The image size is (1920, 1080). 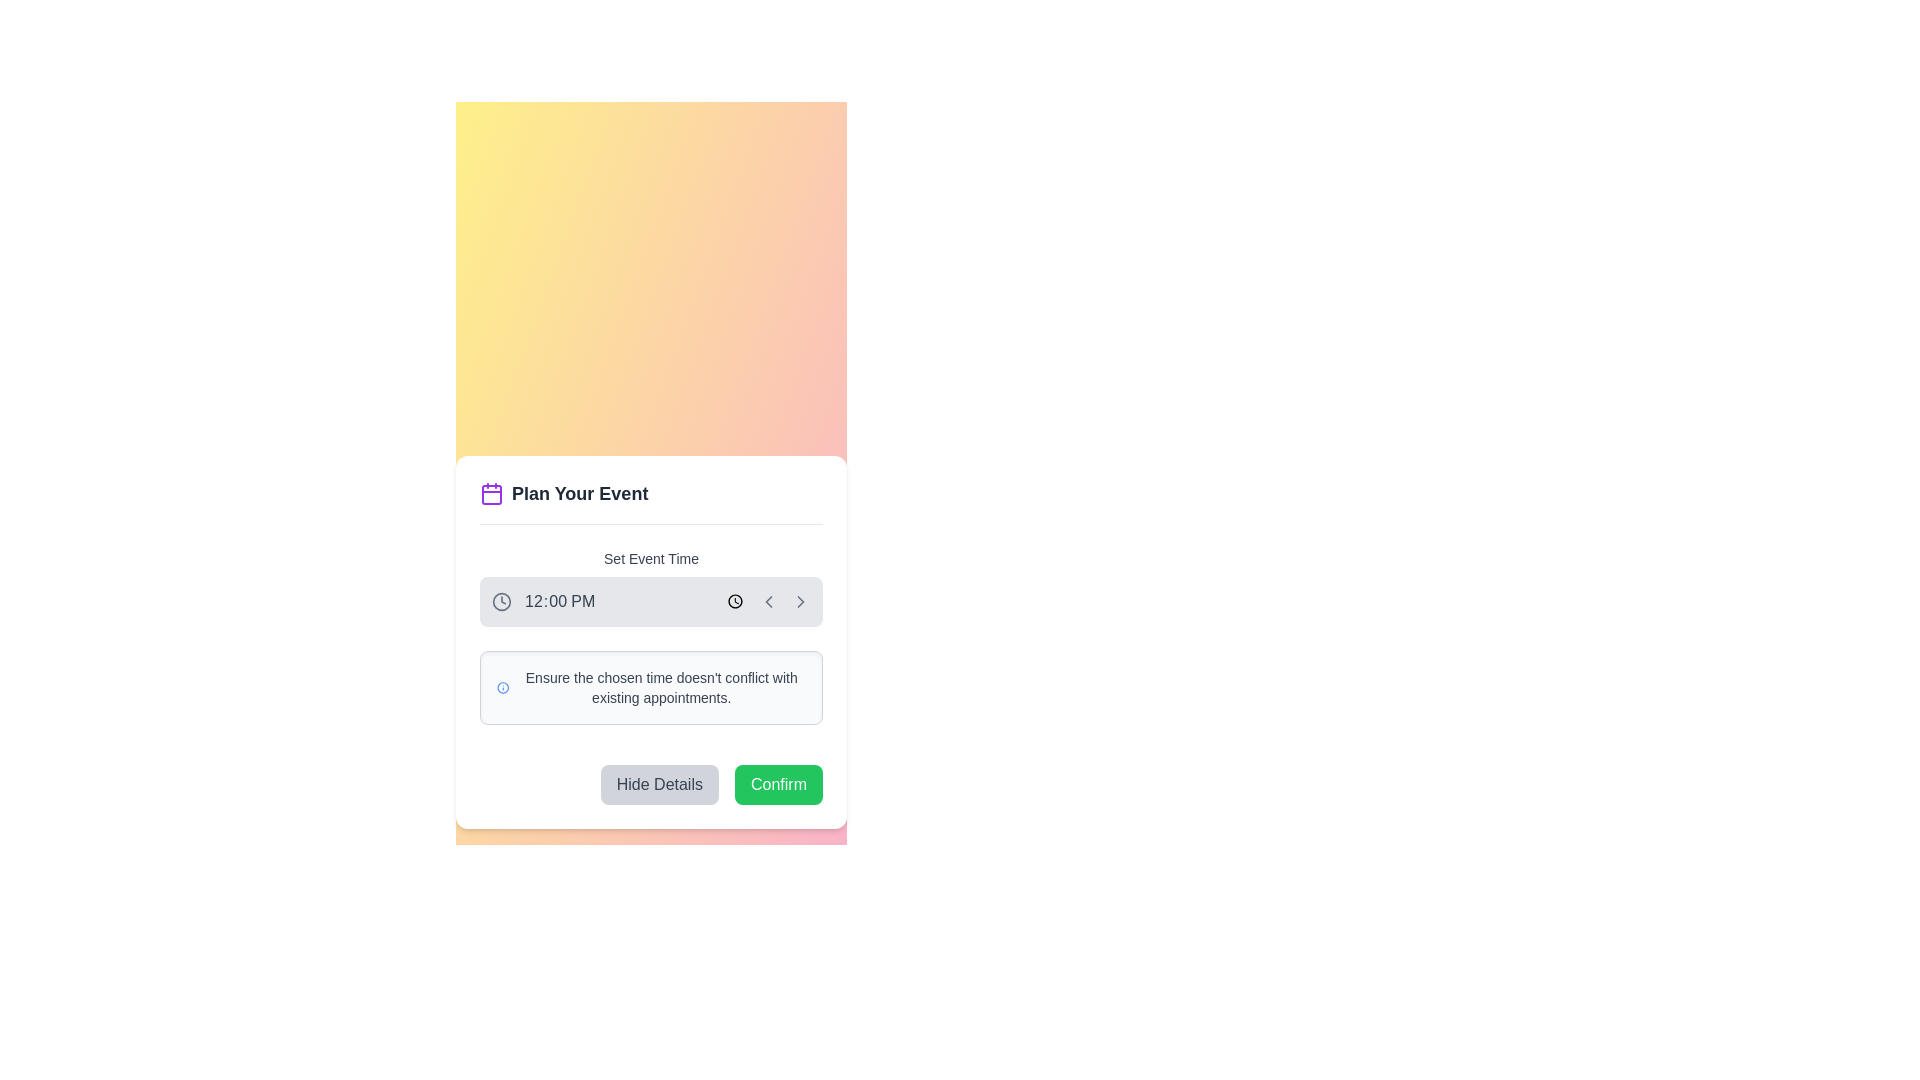 What do you see at coordinates (651, 558) in the screenshot?
I see `text label that describes the adjacent time input field, which is positioned above it in the card-like interface` at bounding box center [651, 558].